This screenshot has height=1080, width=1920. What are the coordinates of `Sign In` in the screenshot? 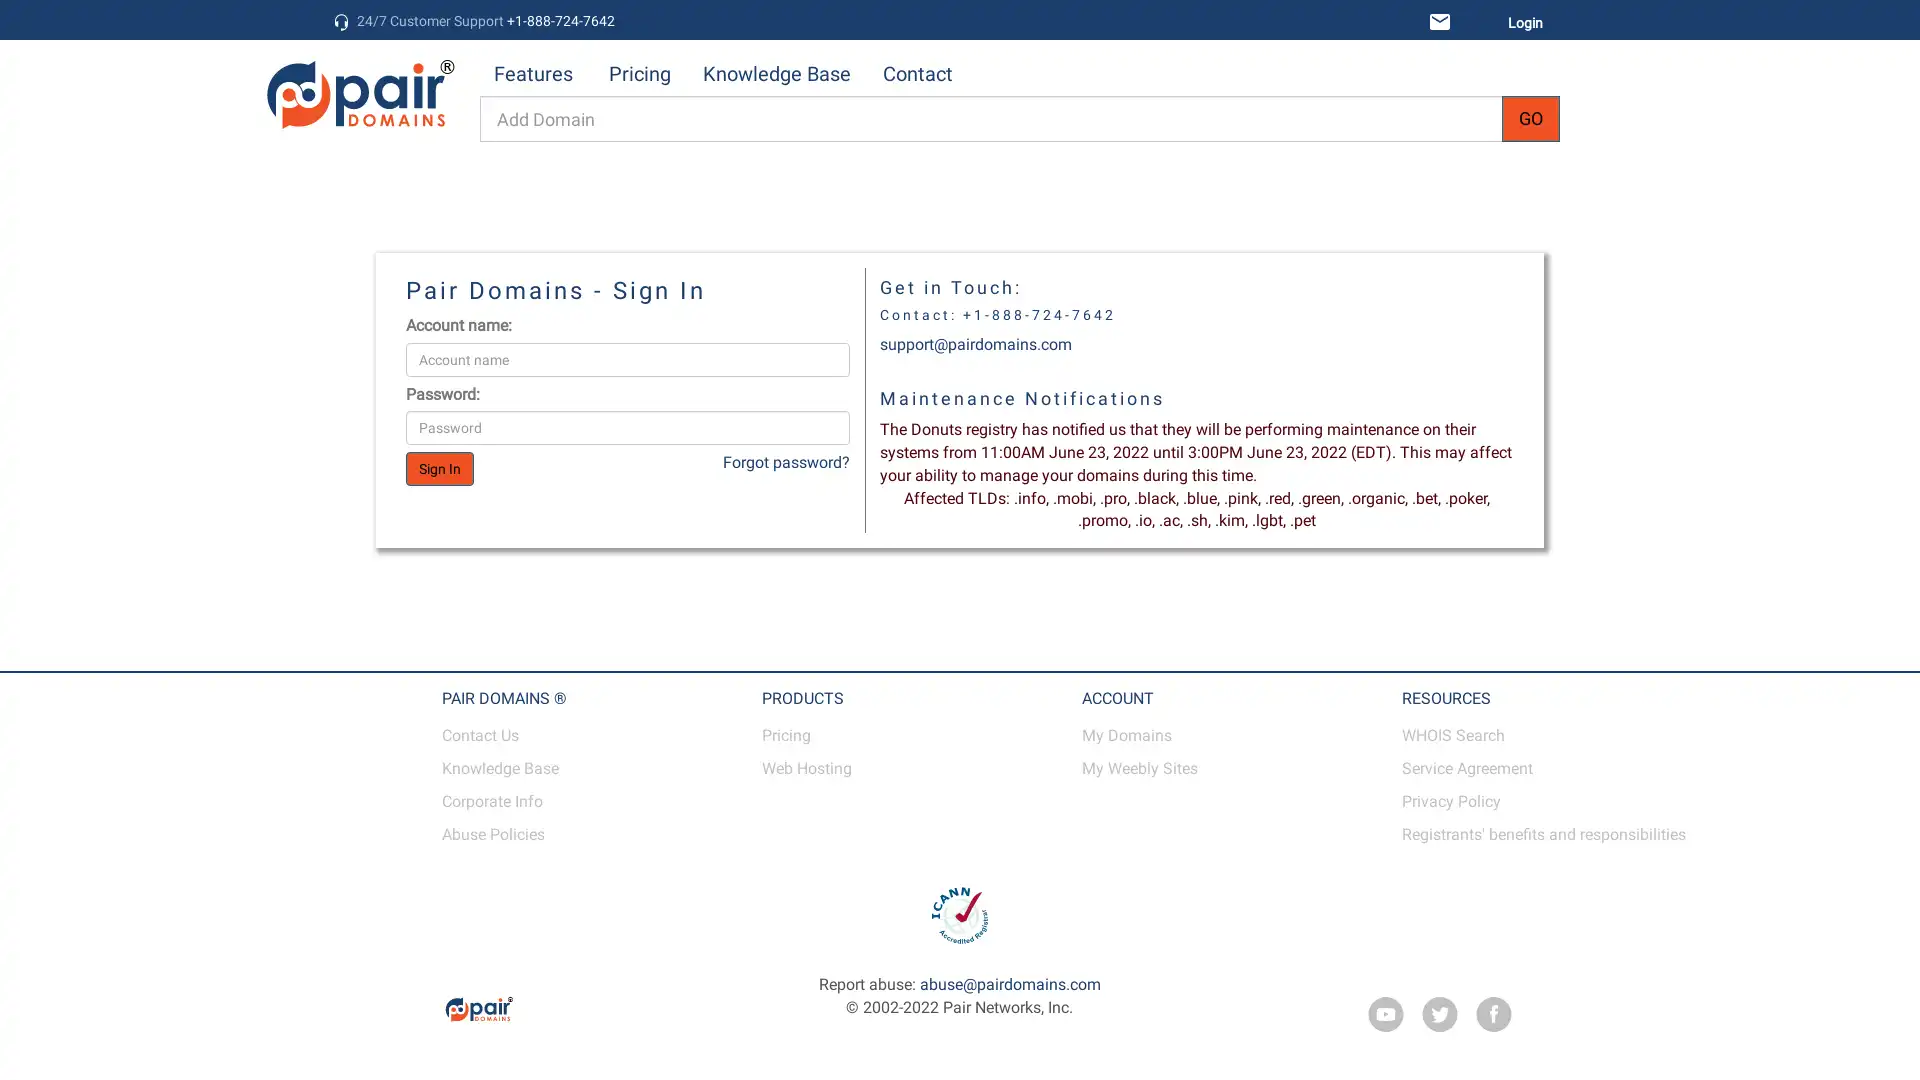 It's located at (439, 469).